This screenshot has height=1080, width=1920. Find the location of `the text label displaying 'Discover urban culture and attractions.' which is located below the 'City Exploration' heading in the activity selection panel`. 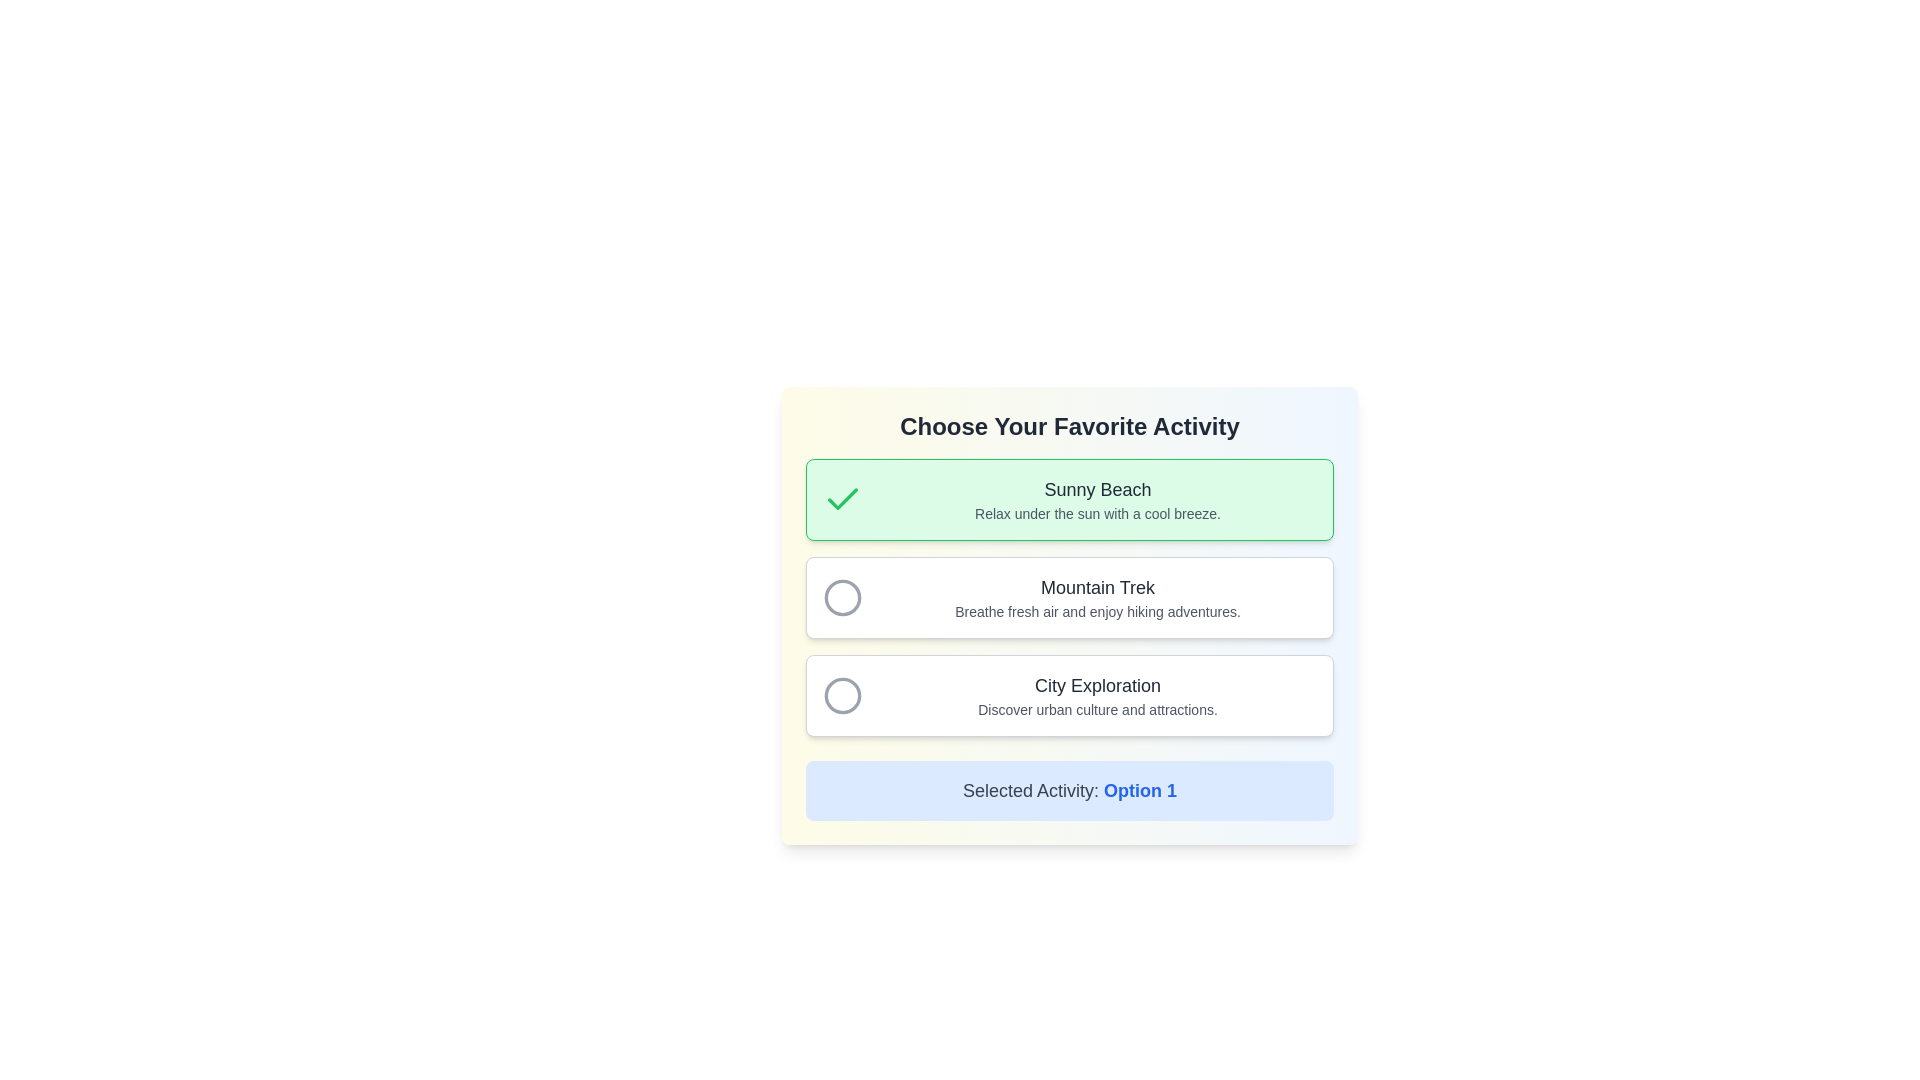

the text label displaying 'Discover urban culture and attractions.' which is located below the 'City Exploration' heading in the activity selection panel is located at coordinates (1097, 708).